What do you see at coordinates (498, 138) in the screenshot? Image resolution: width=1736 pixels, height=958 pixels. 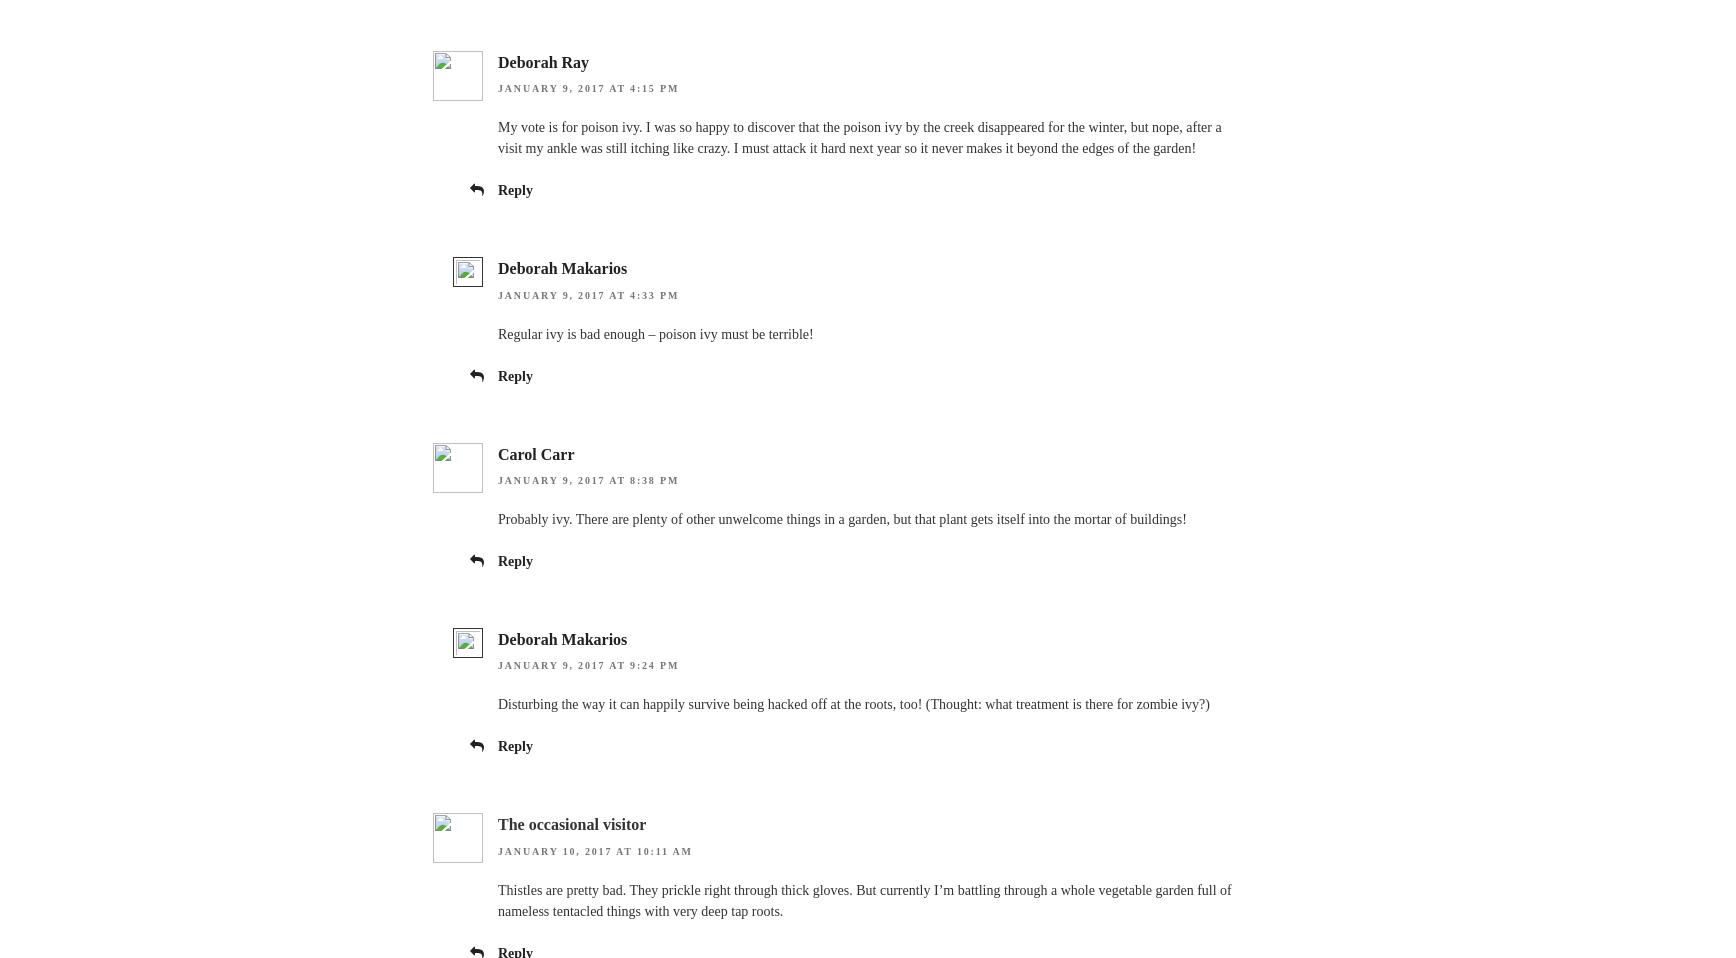 I see `'My vote is for poison ivy. I was so happy to discover that the poison ivy by the creek disappeared for the winter, but nope, after a visit my ankle was still itching like crazy. I must attack it hard next year so it never makes it beyond the edges of the garden!'` at bounding box center [498, 138].